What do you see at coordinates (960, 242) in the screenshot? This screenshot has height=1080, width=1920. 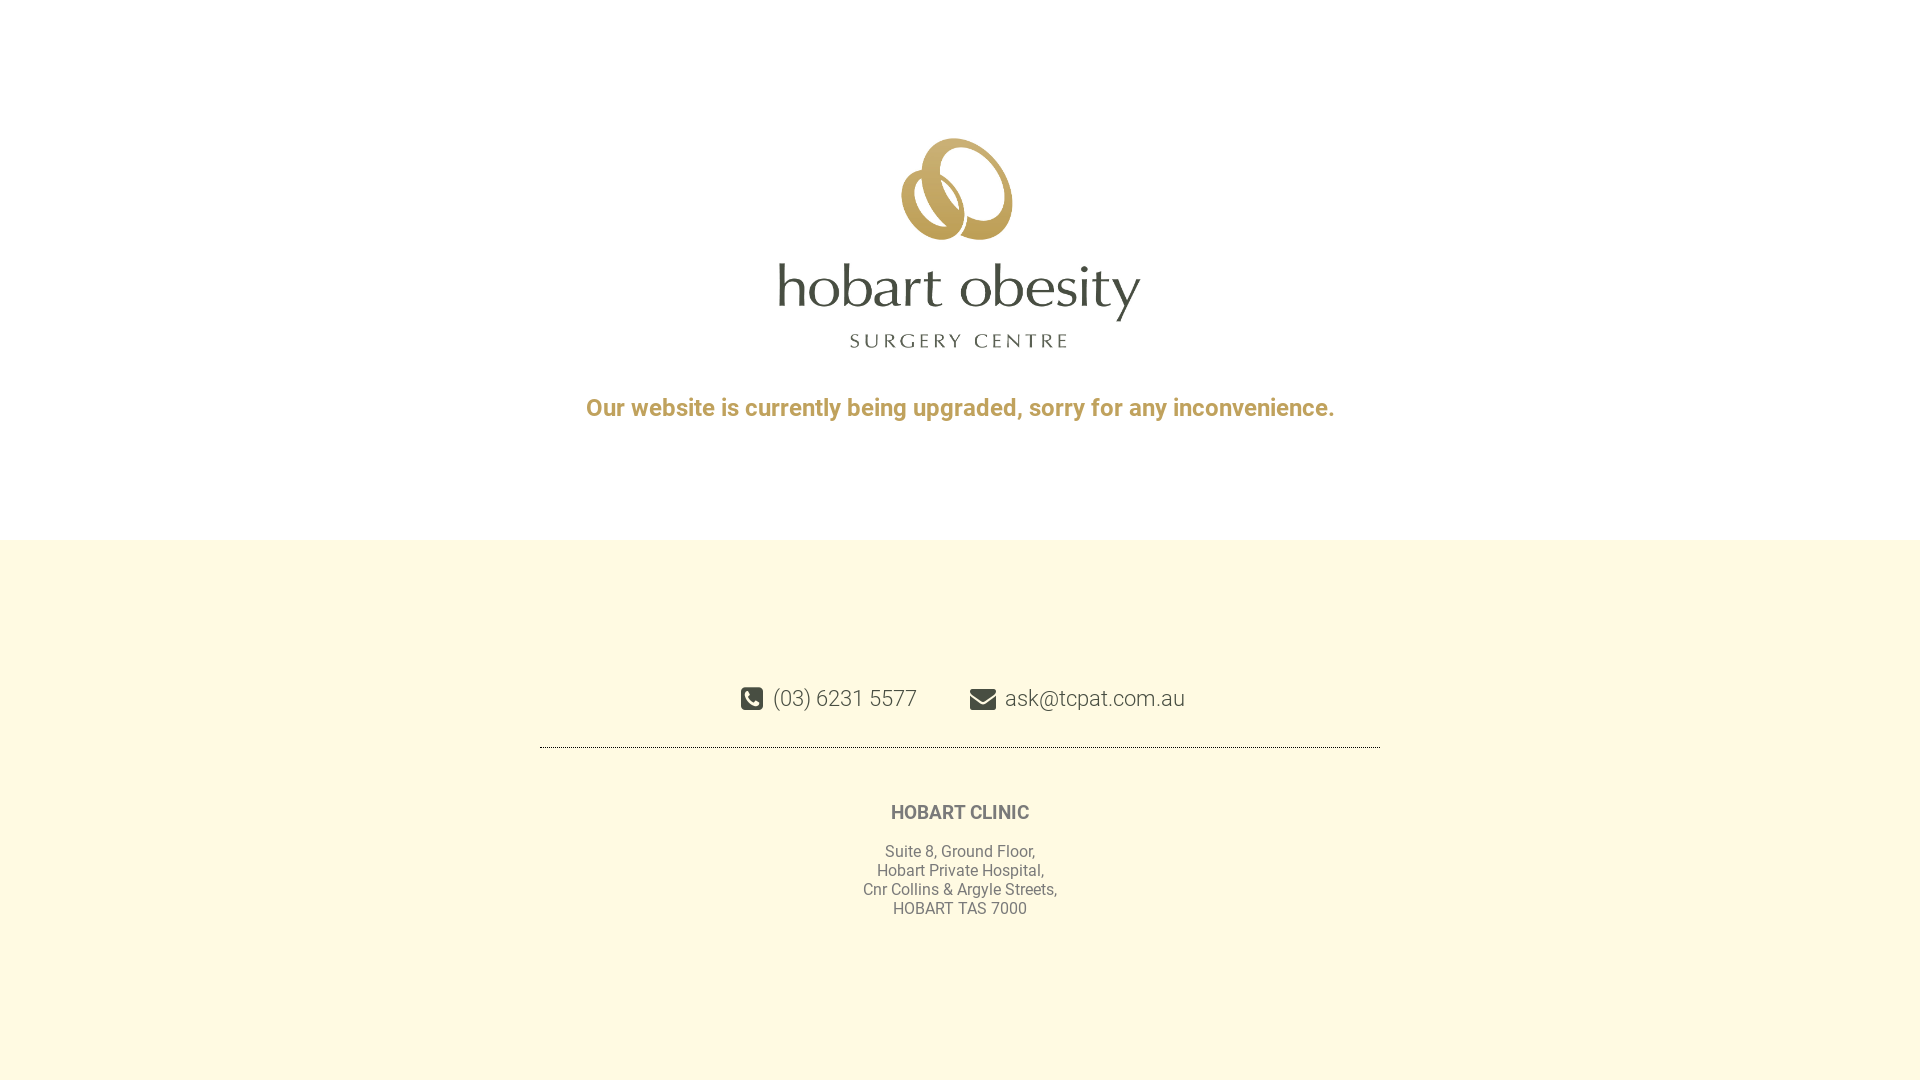 I see `'HobartObesity_logo (2)'` at bounding box center [960, 242].